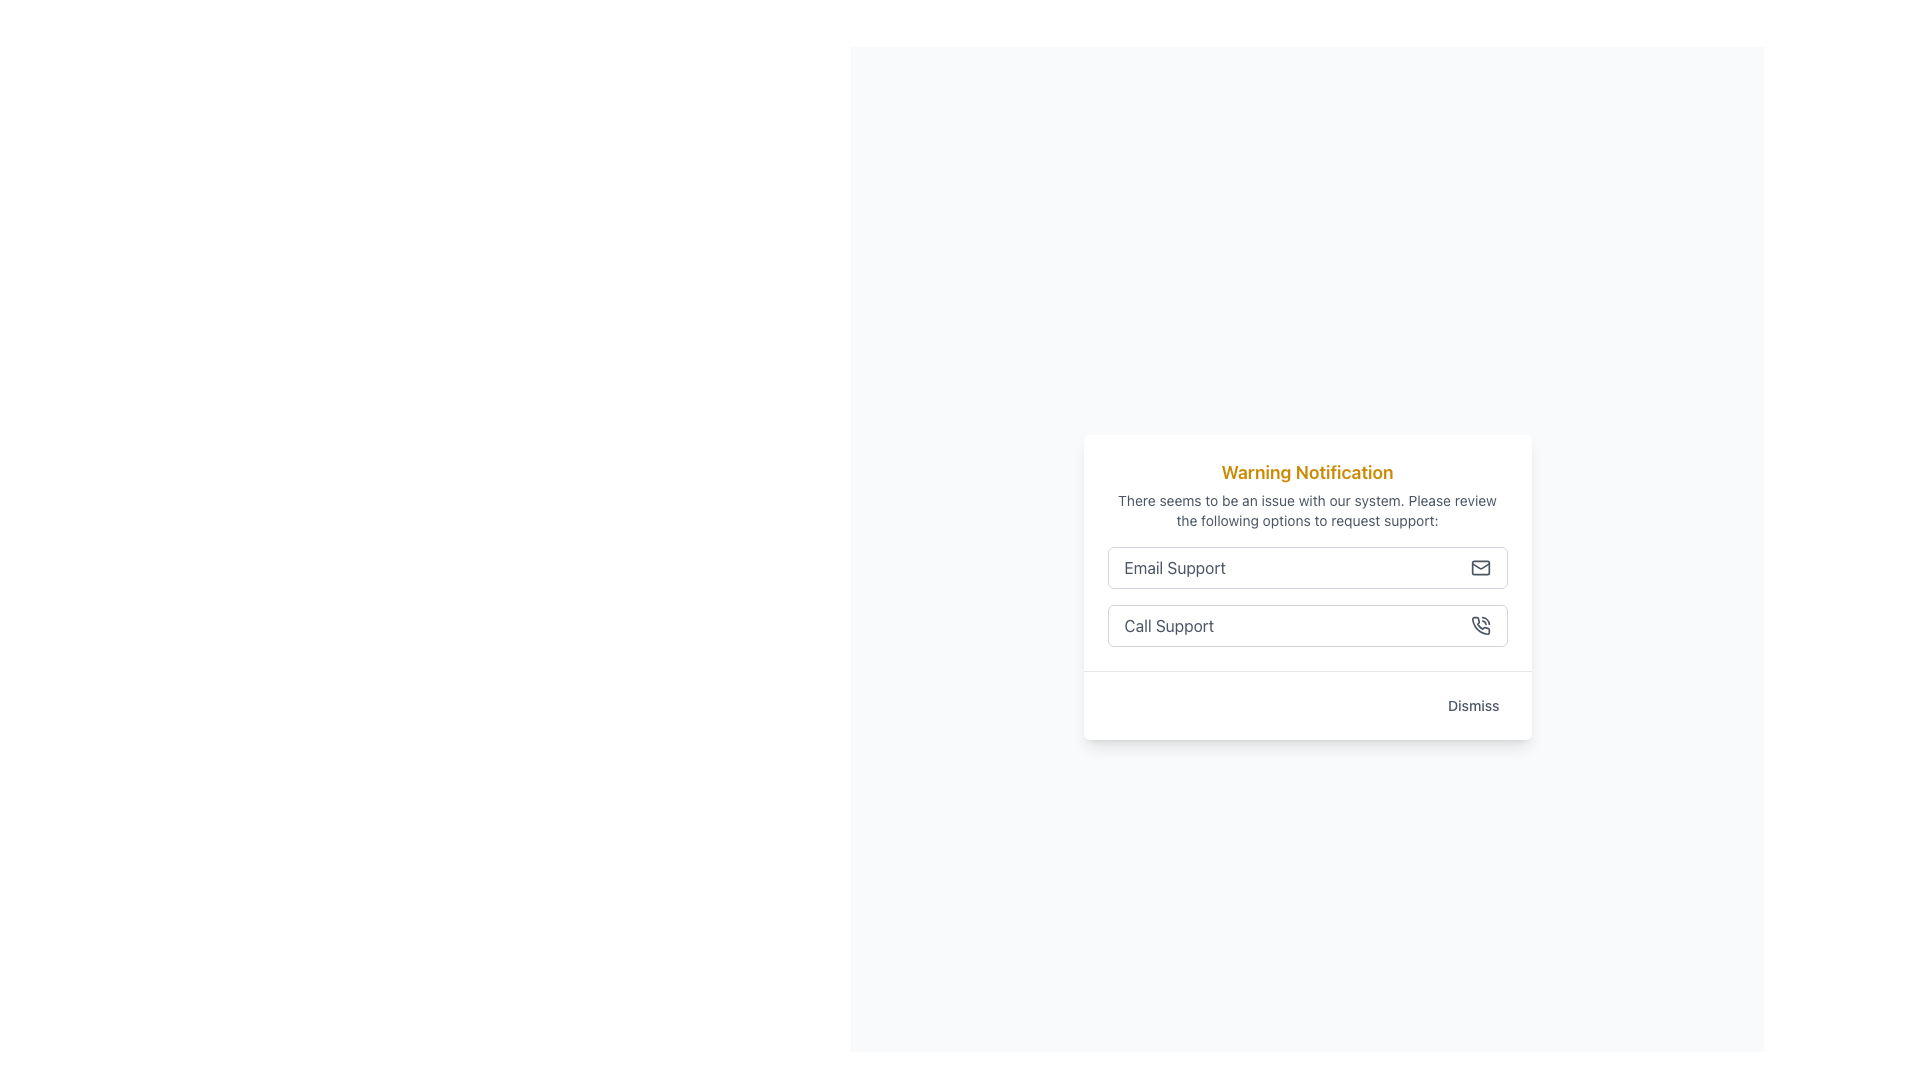 Image resolution: width=1920 pixels, height=1080 pixels. What do you see at coordinates (1307, 509) in the screenshot?
I see `block of light gray text located in the notification card, positioned below the 'Warning Notification' header and above the 'Email Support' and 'Call Support' buttons` at bounding box center [1307, 509].